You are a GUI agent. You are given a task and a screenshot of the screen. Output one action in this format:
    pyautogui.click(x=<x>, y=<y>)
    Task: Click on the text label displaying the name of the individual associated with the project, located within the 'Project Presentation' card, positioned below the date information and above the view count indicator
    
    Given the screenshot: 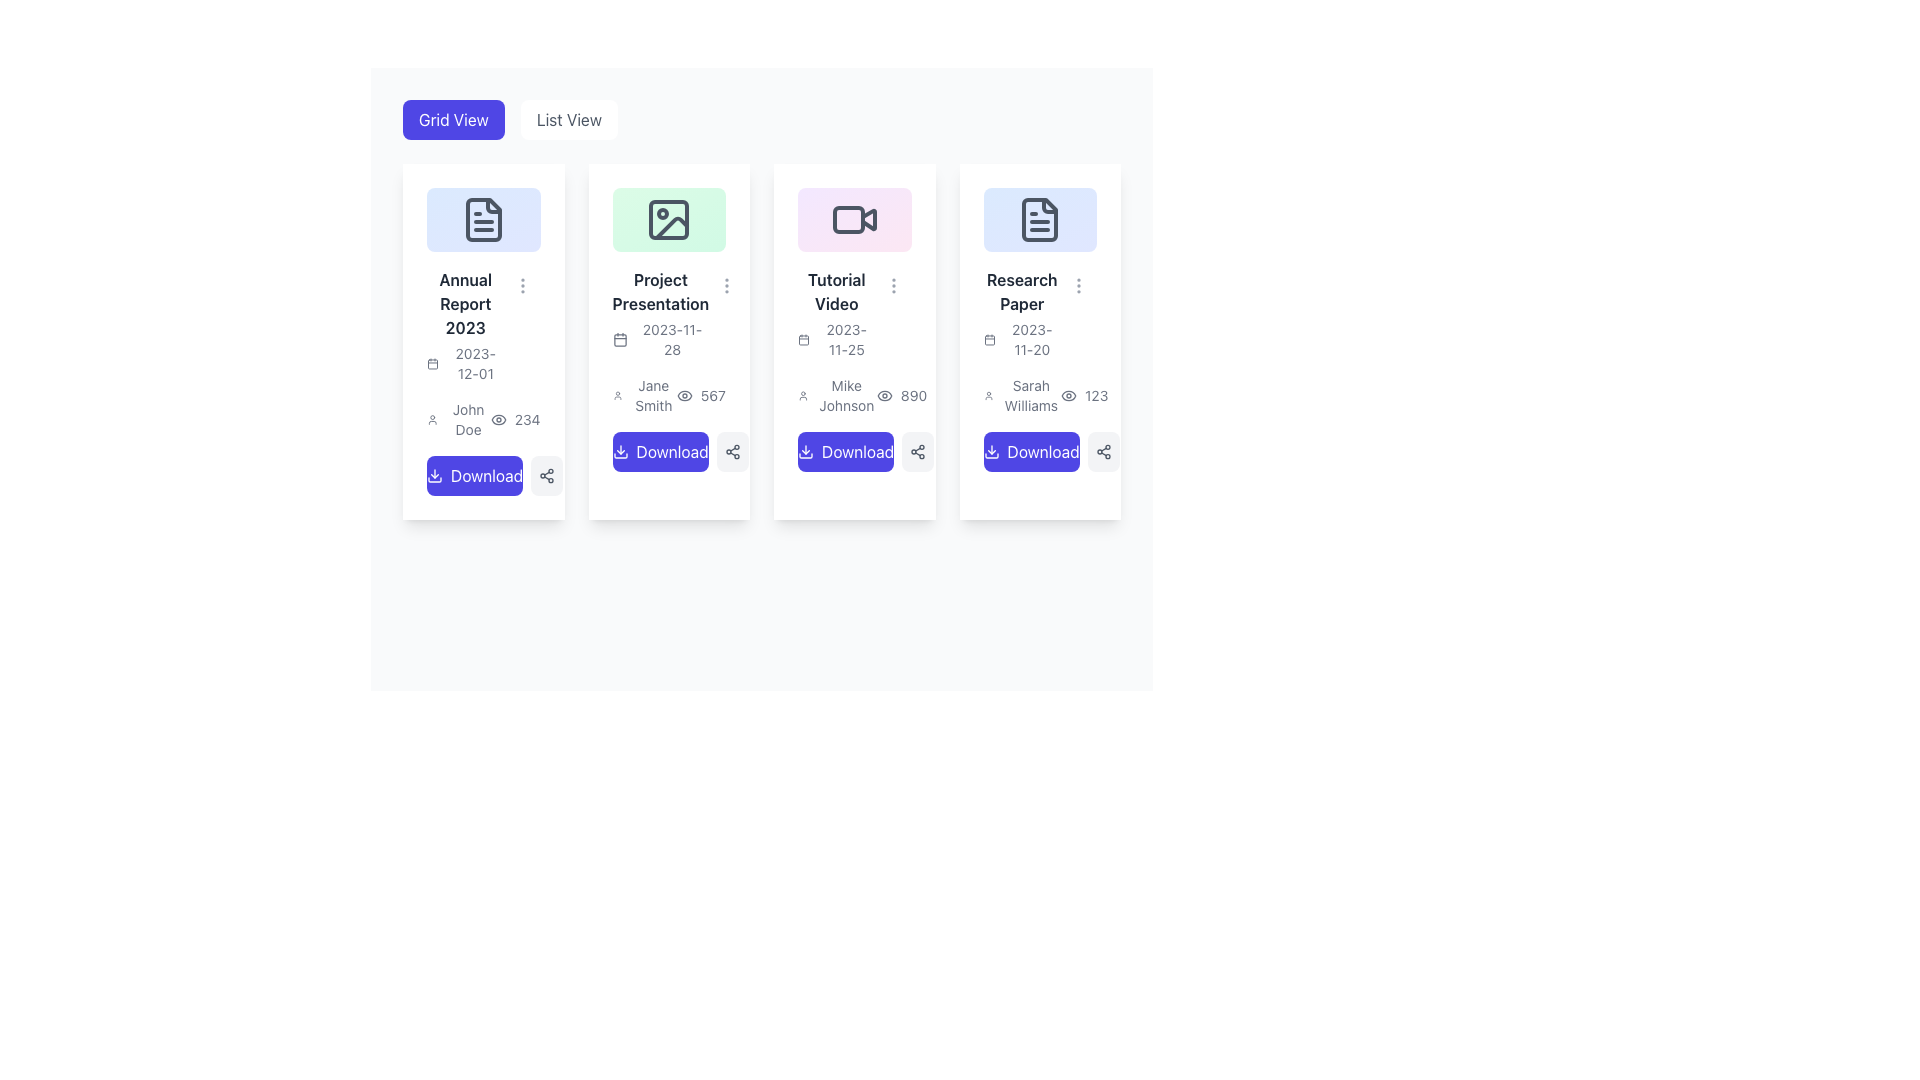 What is the action you would take?
    pyautogui.click(x=644, y=395)
    